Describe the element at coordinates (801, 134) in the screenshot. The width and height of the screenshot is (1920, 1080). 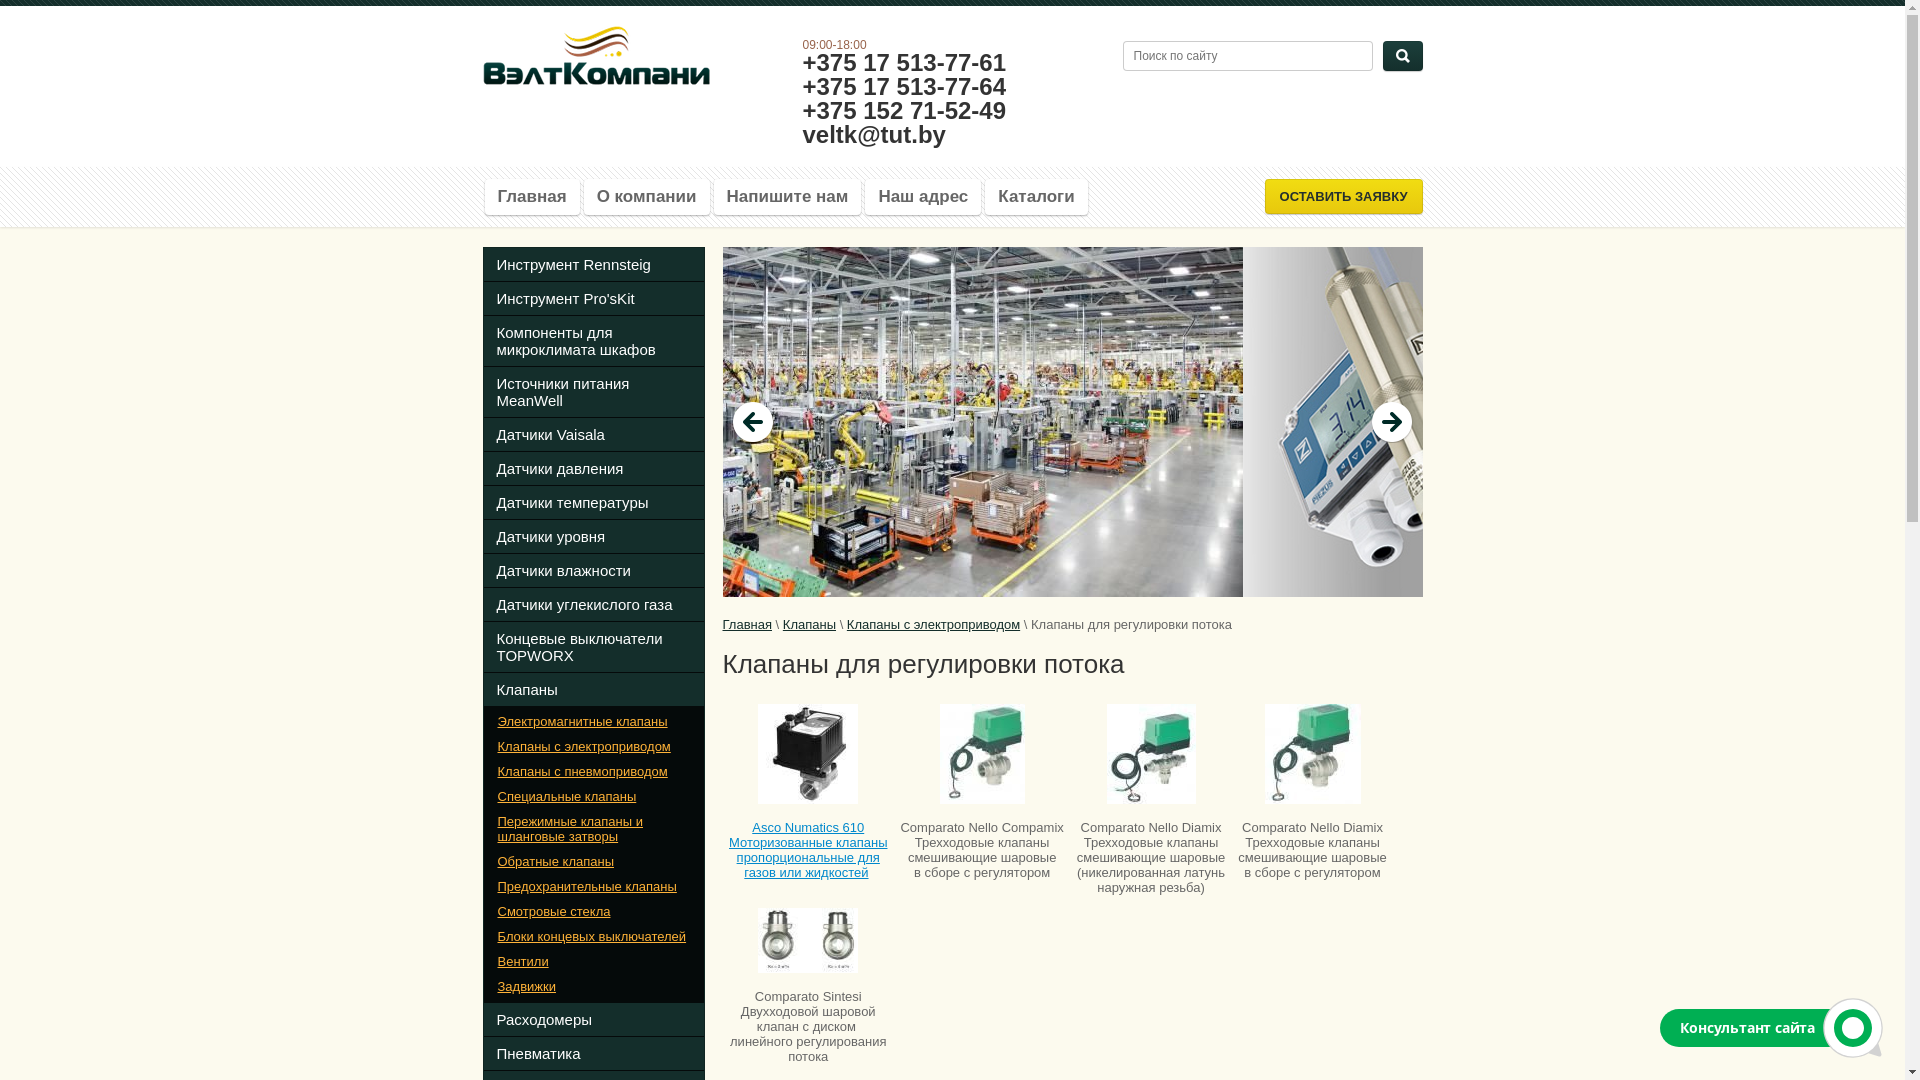
I see `'veltk@tut.by'` at that location.